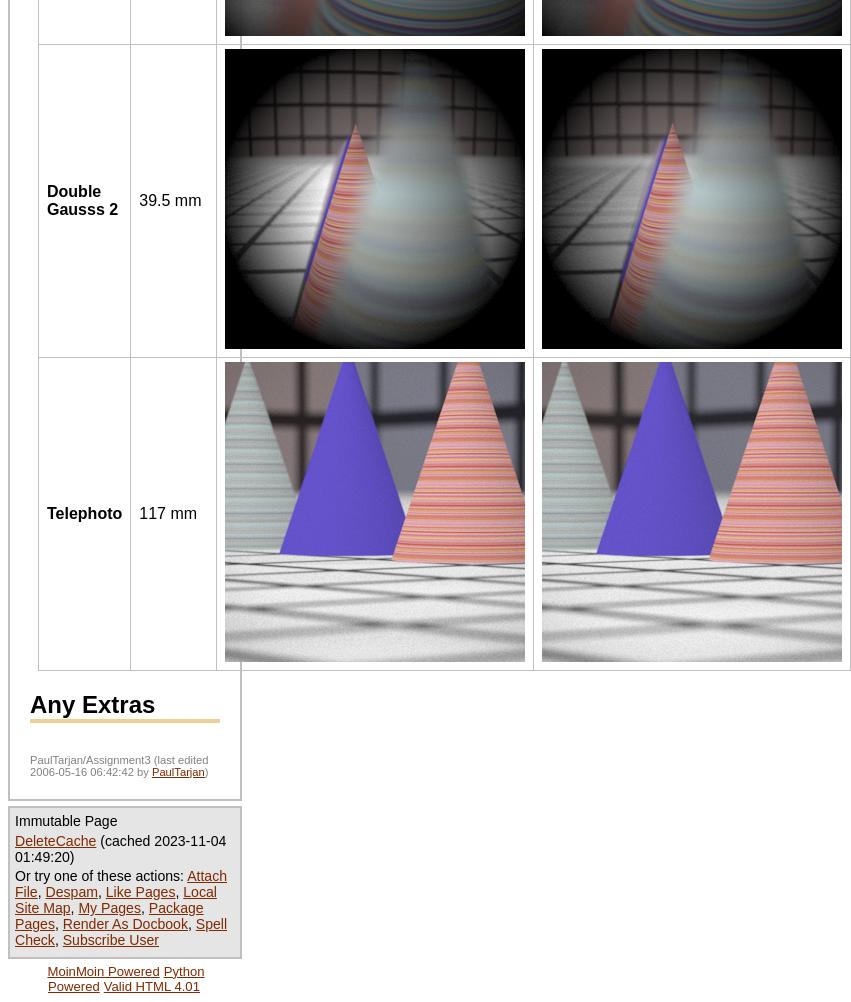  What do you see at coordinates (13, 930) in the screenshot?
I see `'Spell Check'` at bounding box center [13, 930].